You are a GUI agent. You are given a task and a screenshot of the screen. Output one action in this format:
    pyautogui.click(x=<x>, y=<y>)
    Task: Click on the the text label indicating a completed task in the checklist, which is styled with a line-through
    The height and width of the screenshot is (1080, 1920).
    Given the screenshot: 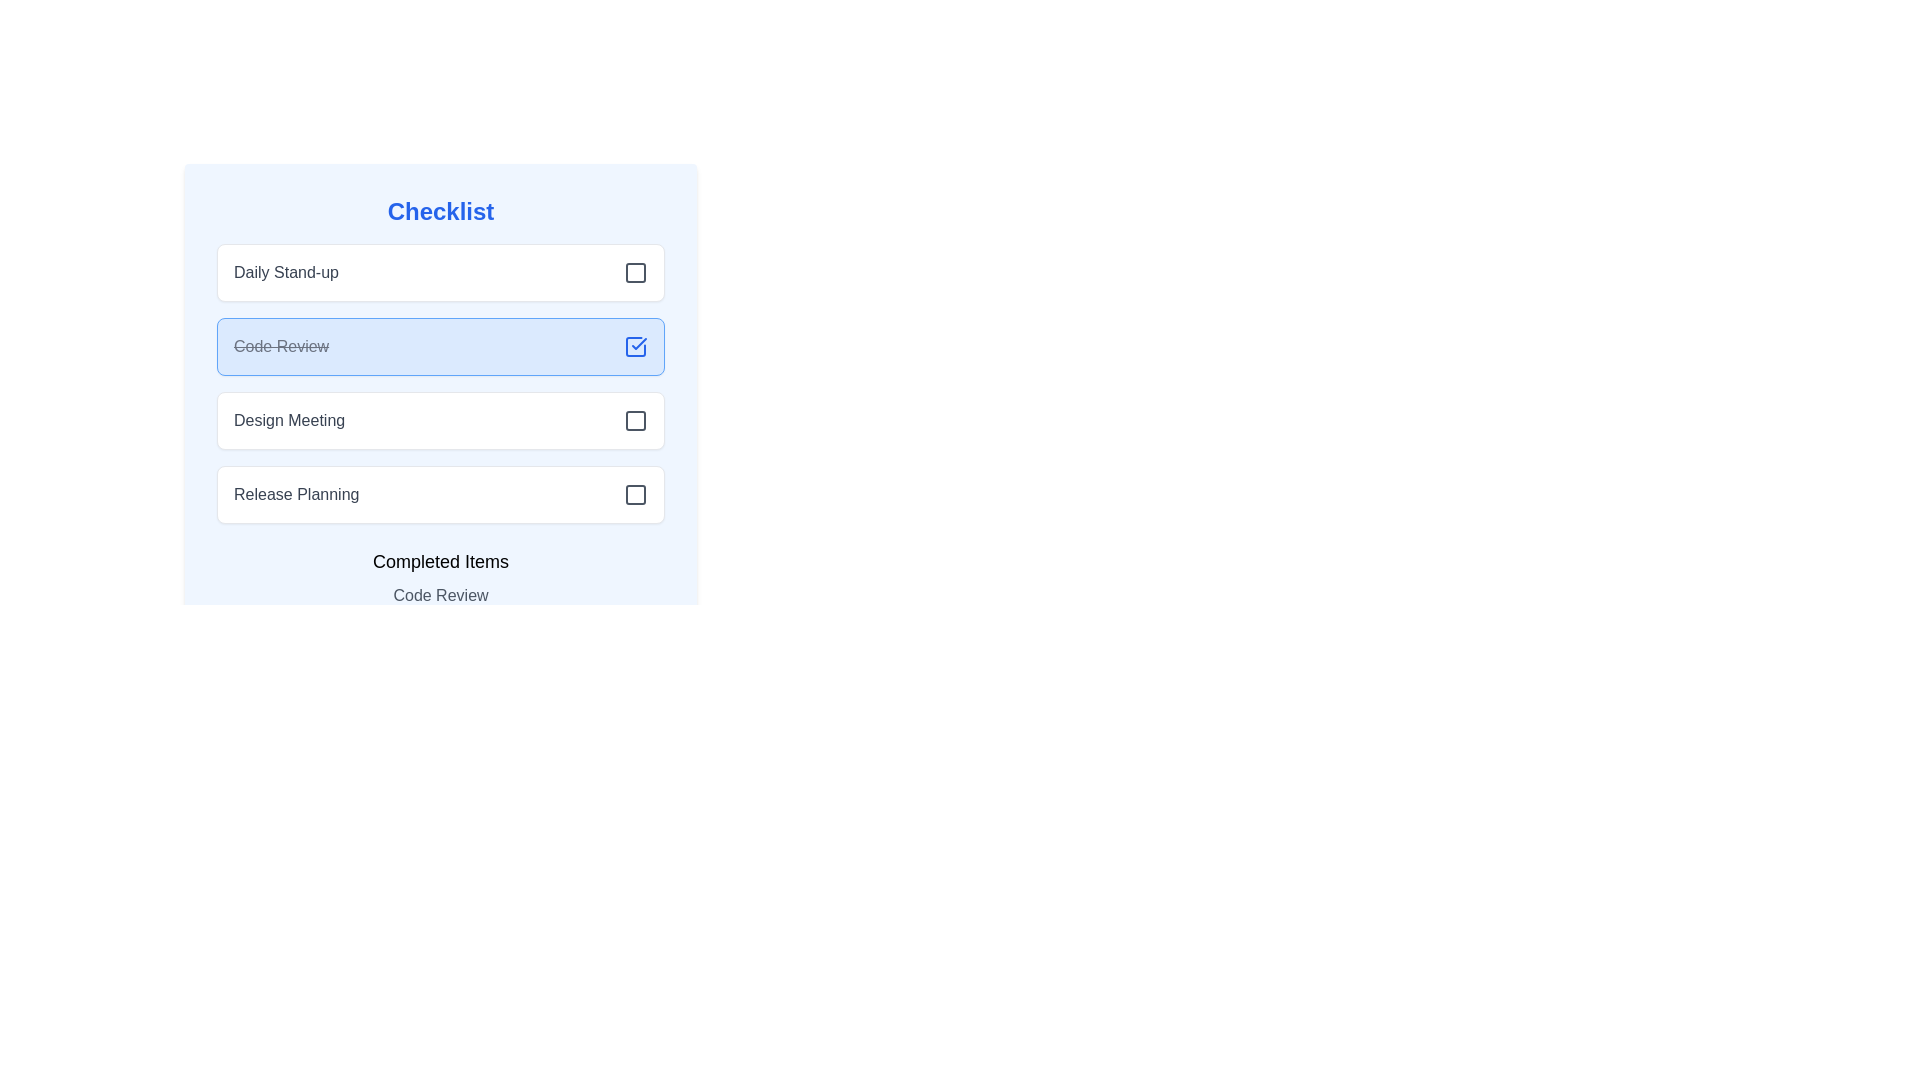 What is the action you would take?
    pyautogui.click(x=280, y=346)
    